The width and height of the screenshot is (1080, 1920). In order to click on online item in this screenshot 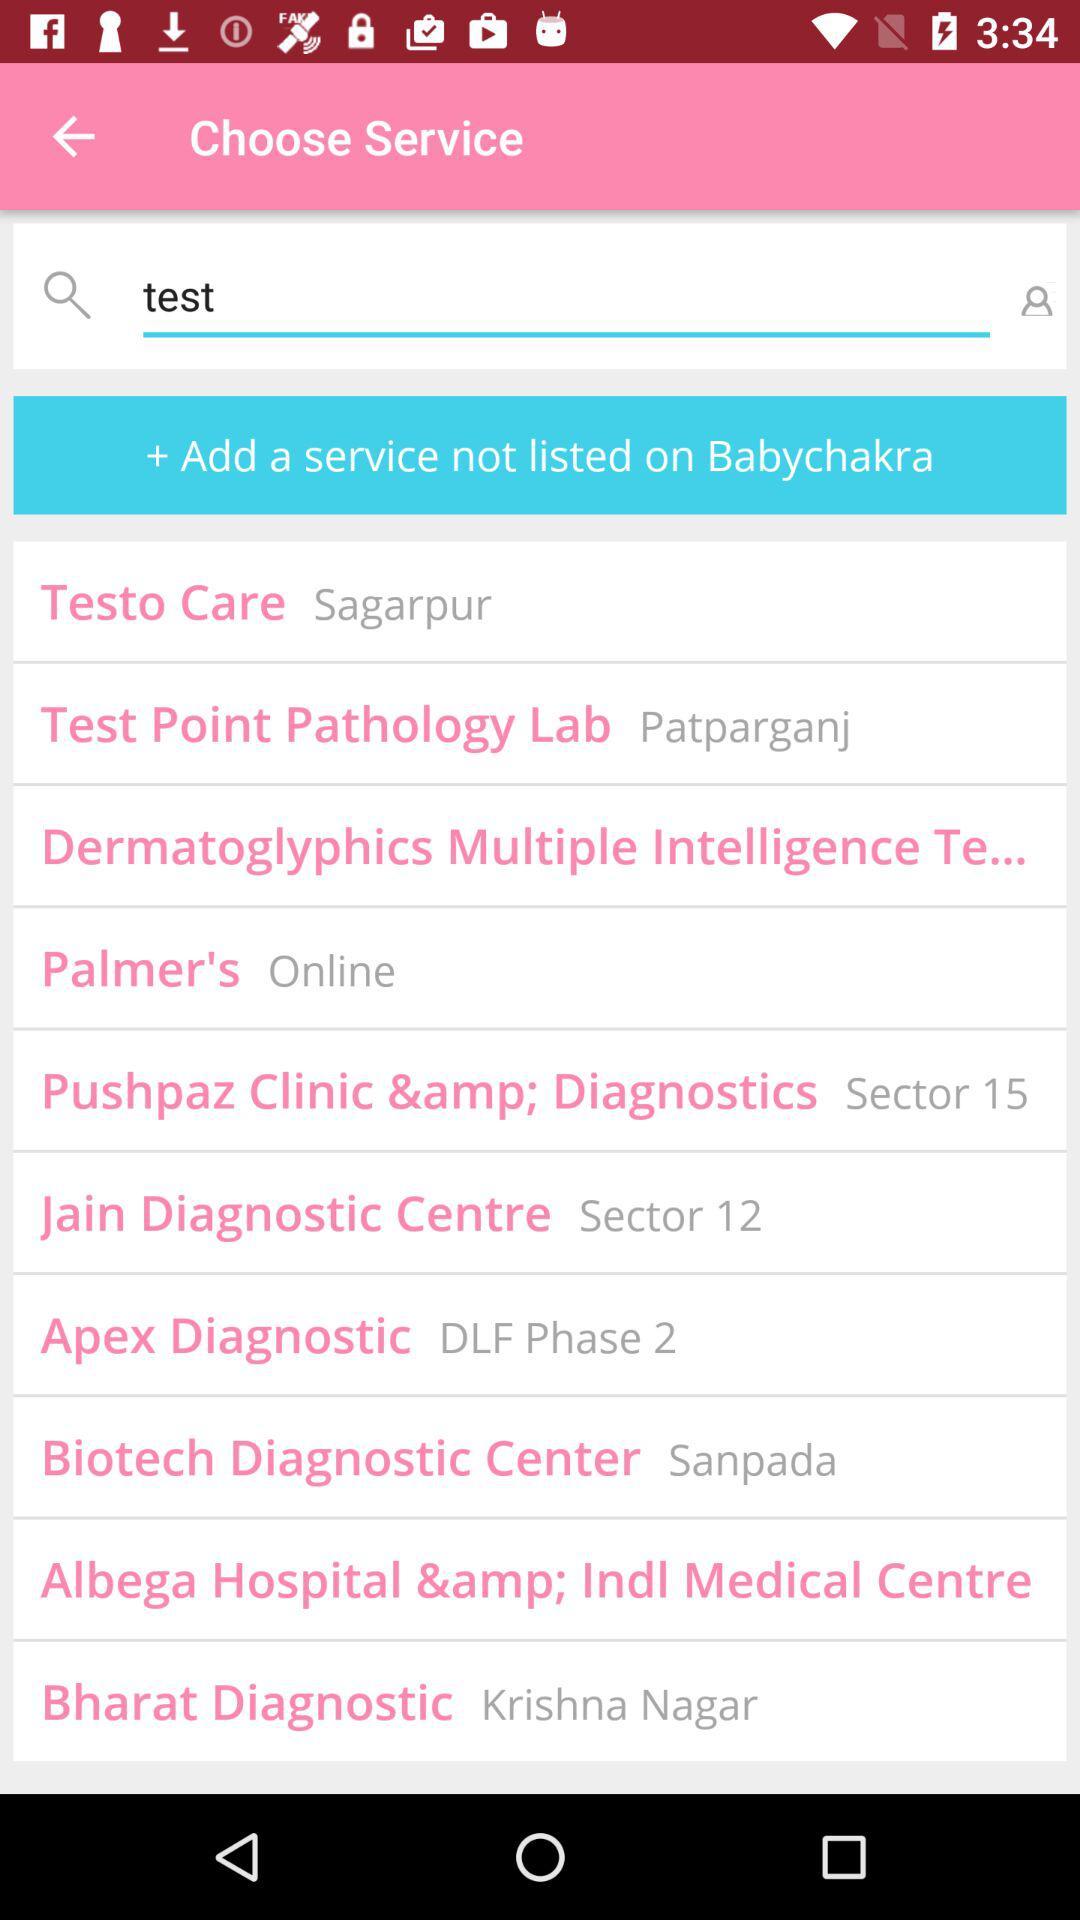, I will do `click(330, 970)`.